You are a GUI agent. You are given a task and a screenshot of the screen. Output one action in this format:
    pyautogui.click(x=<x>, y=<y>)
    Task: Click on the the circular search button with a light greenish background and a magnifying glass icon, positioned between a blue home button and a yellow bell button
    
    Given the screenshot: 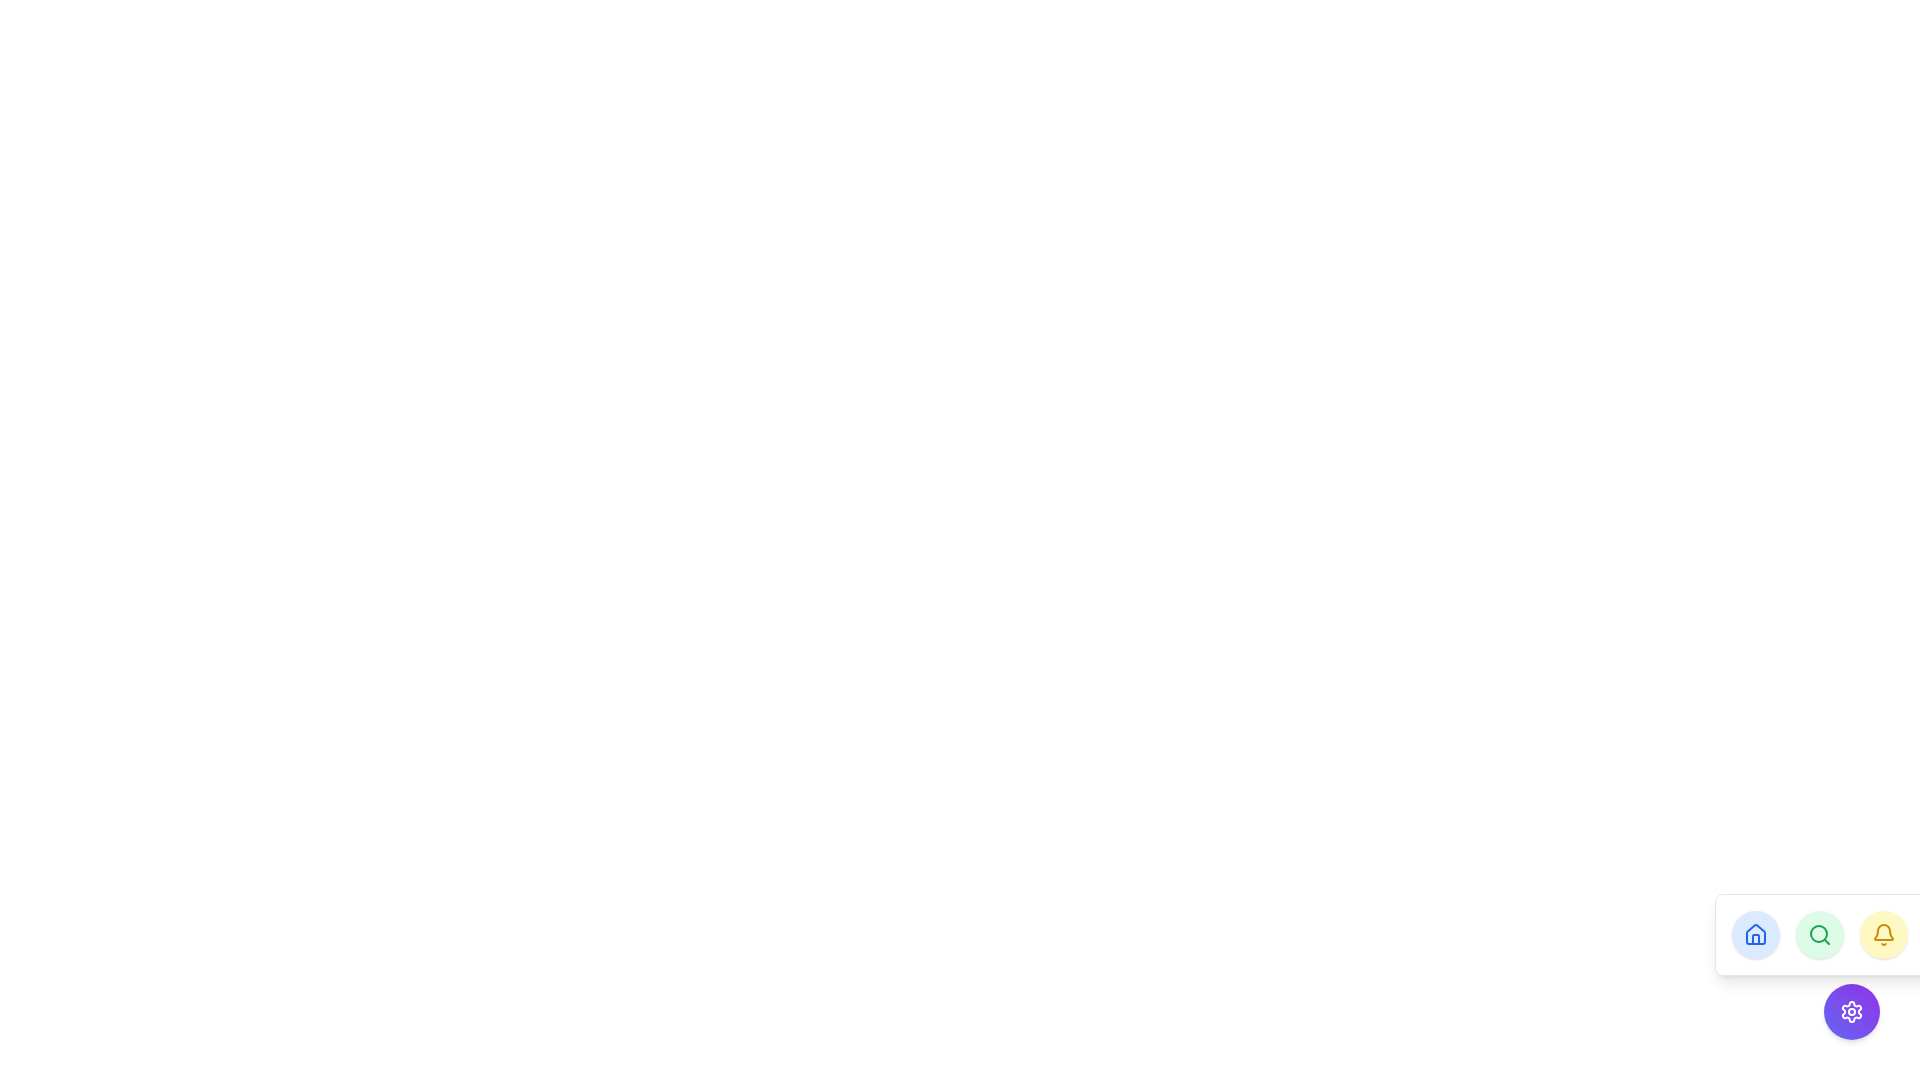 What is the action you would take?
    pyautogui.click(x=1819, y=934)
    